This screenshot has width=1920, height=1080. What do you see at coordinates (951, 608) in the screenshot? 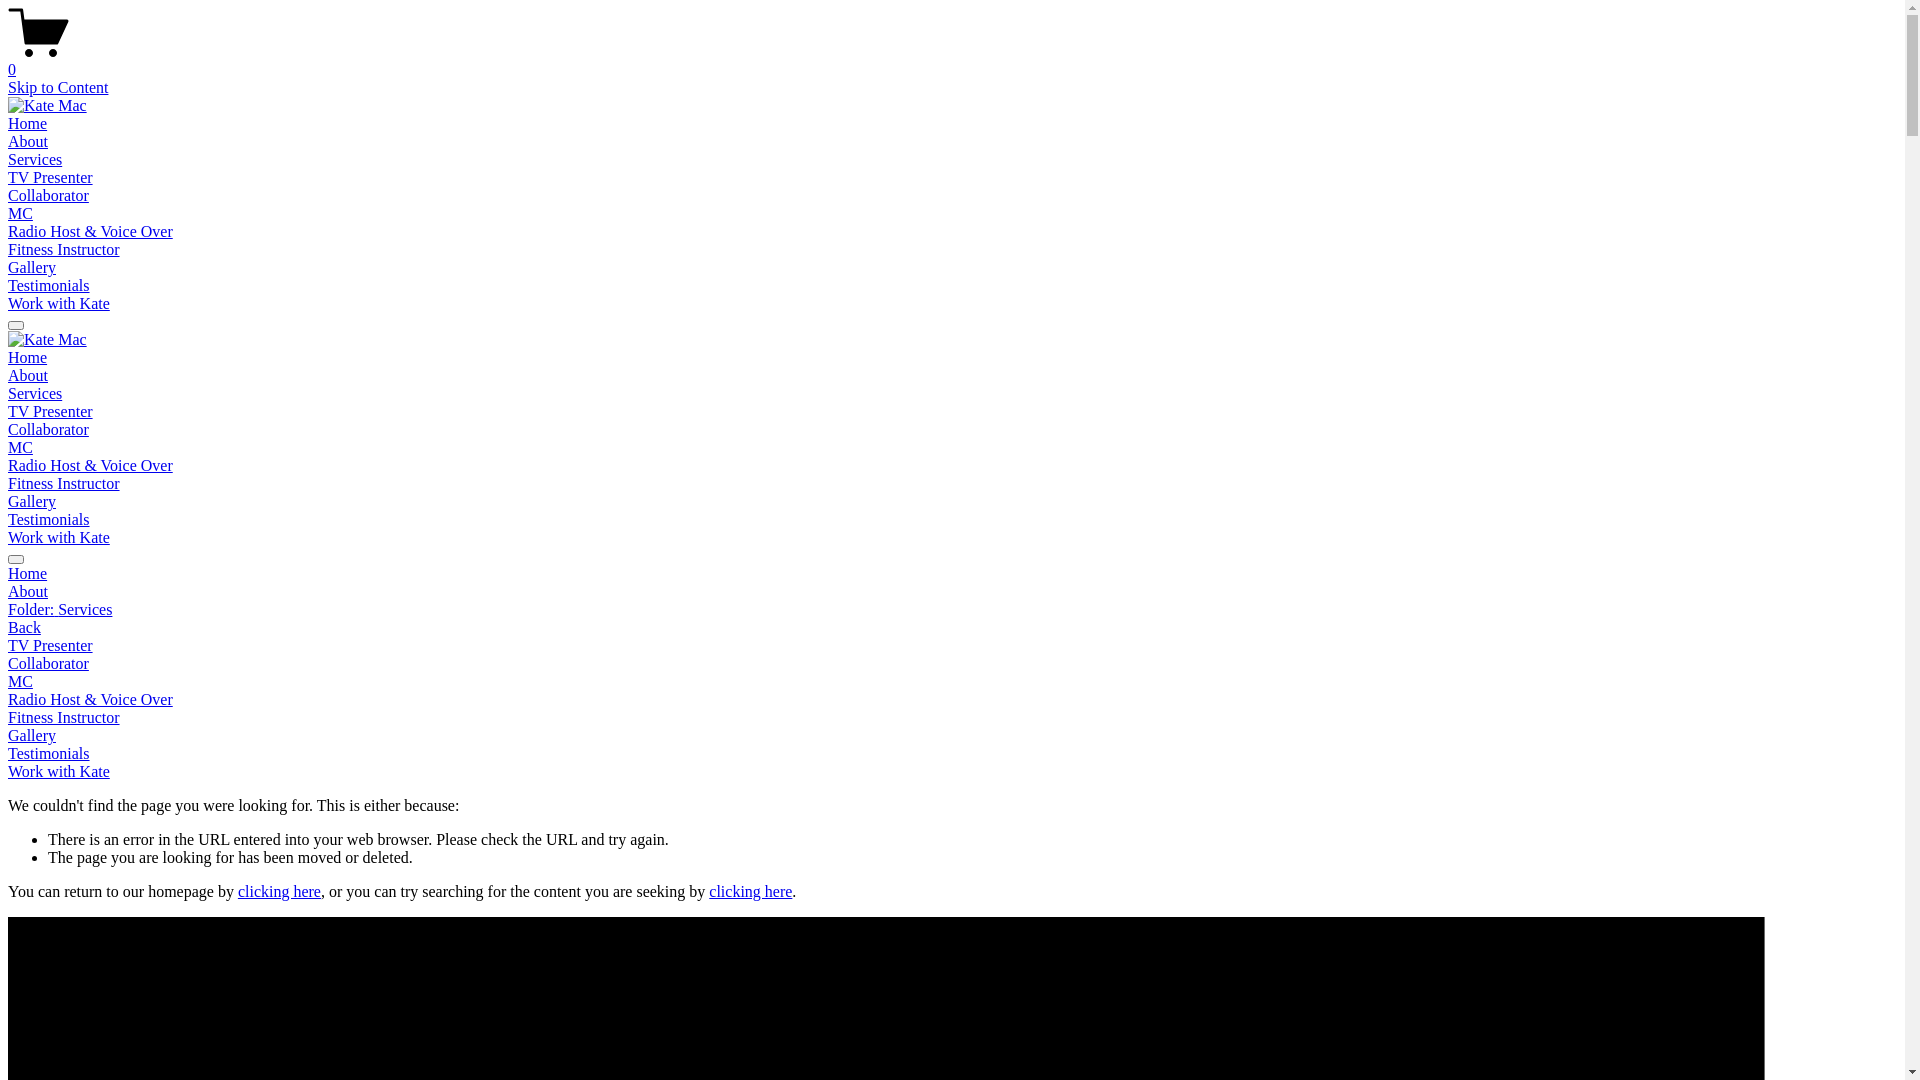
I see `'Folder: Services'` at bounding box center [951, 608].